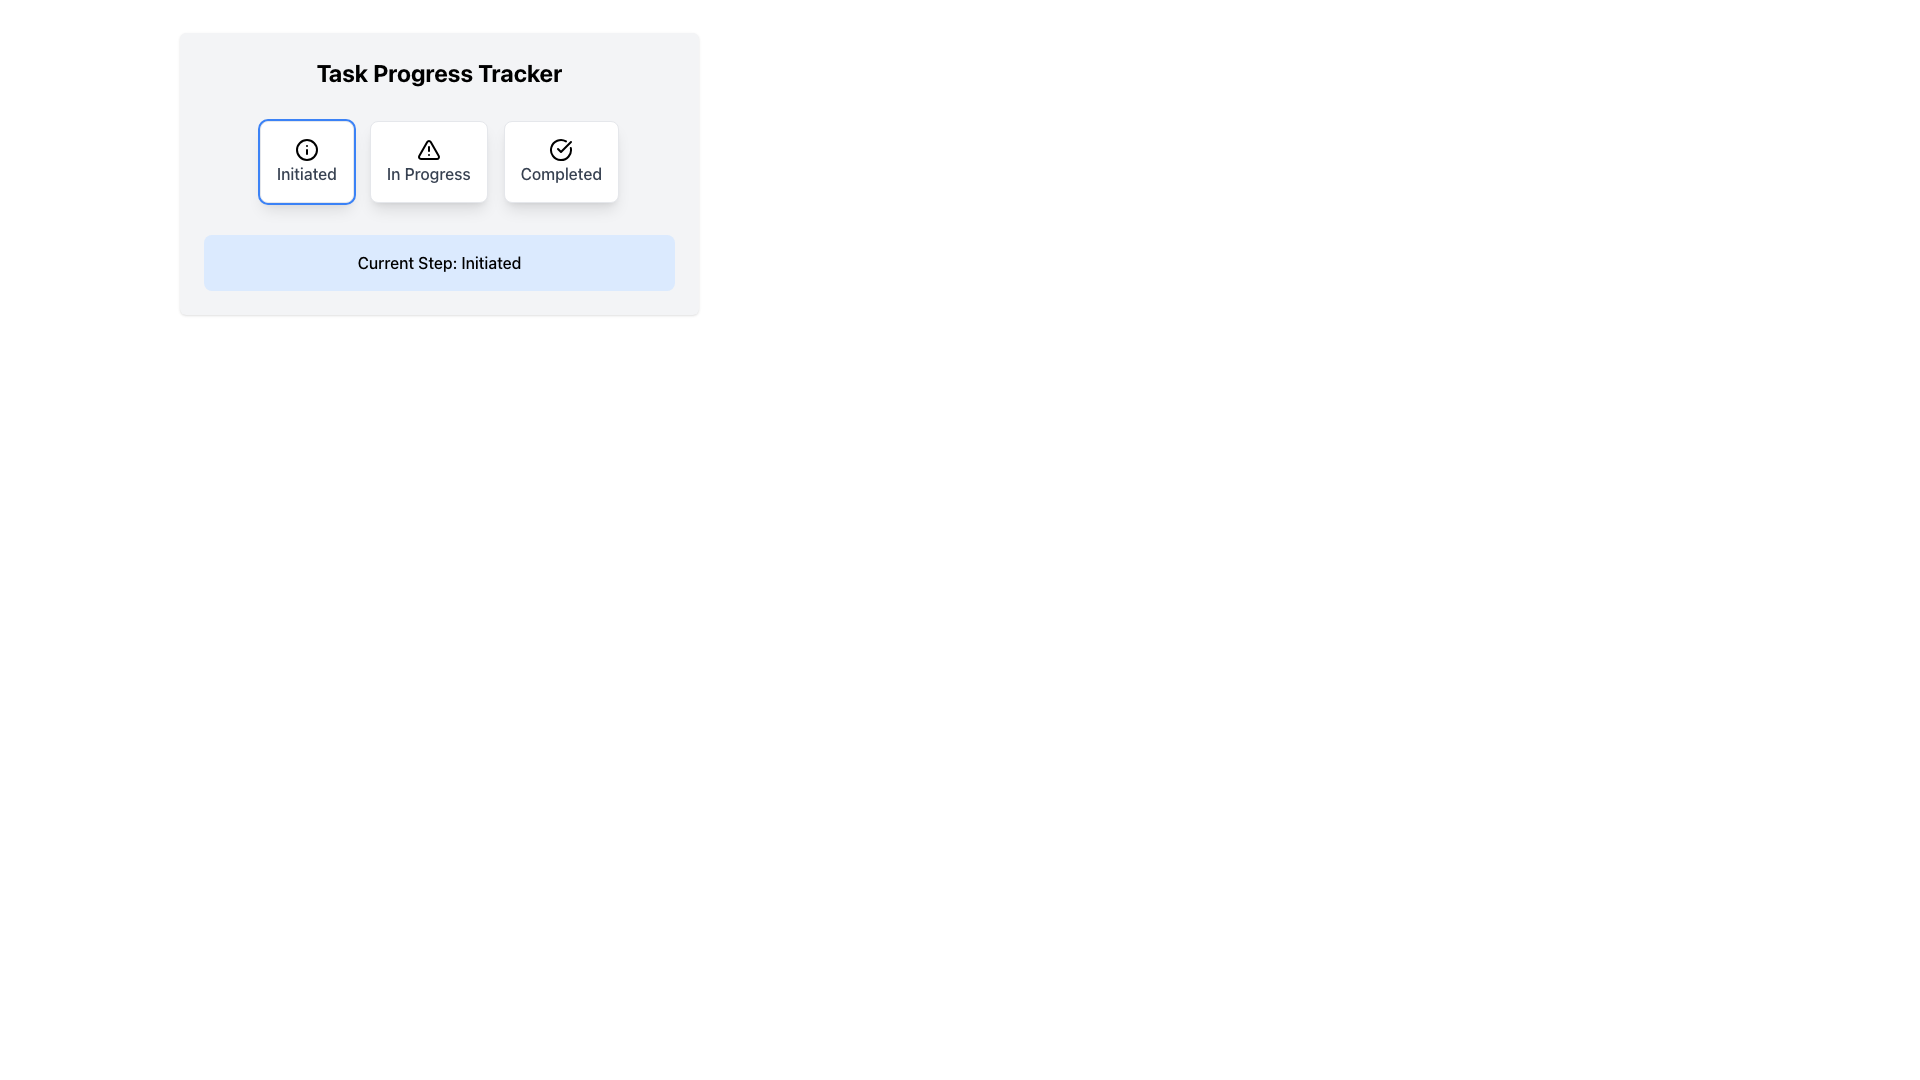 Image resolution: width=1920 pixels, height=1080 pixels. I want to click on the triangular warning icon with an exclamation mark, which is located above the 'In Progress' label and is the middle element in a group of three status indicators, so click(427, 149).